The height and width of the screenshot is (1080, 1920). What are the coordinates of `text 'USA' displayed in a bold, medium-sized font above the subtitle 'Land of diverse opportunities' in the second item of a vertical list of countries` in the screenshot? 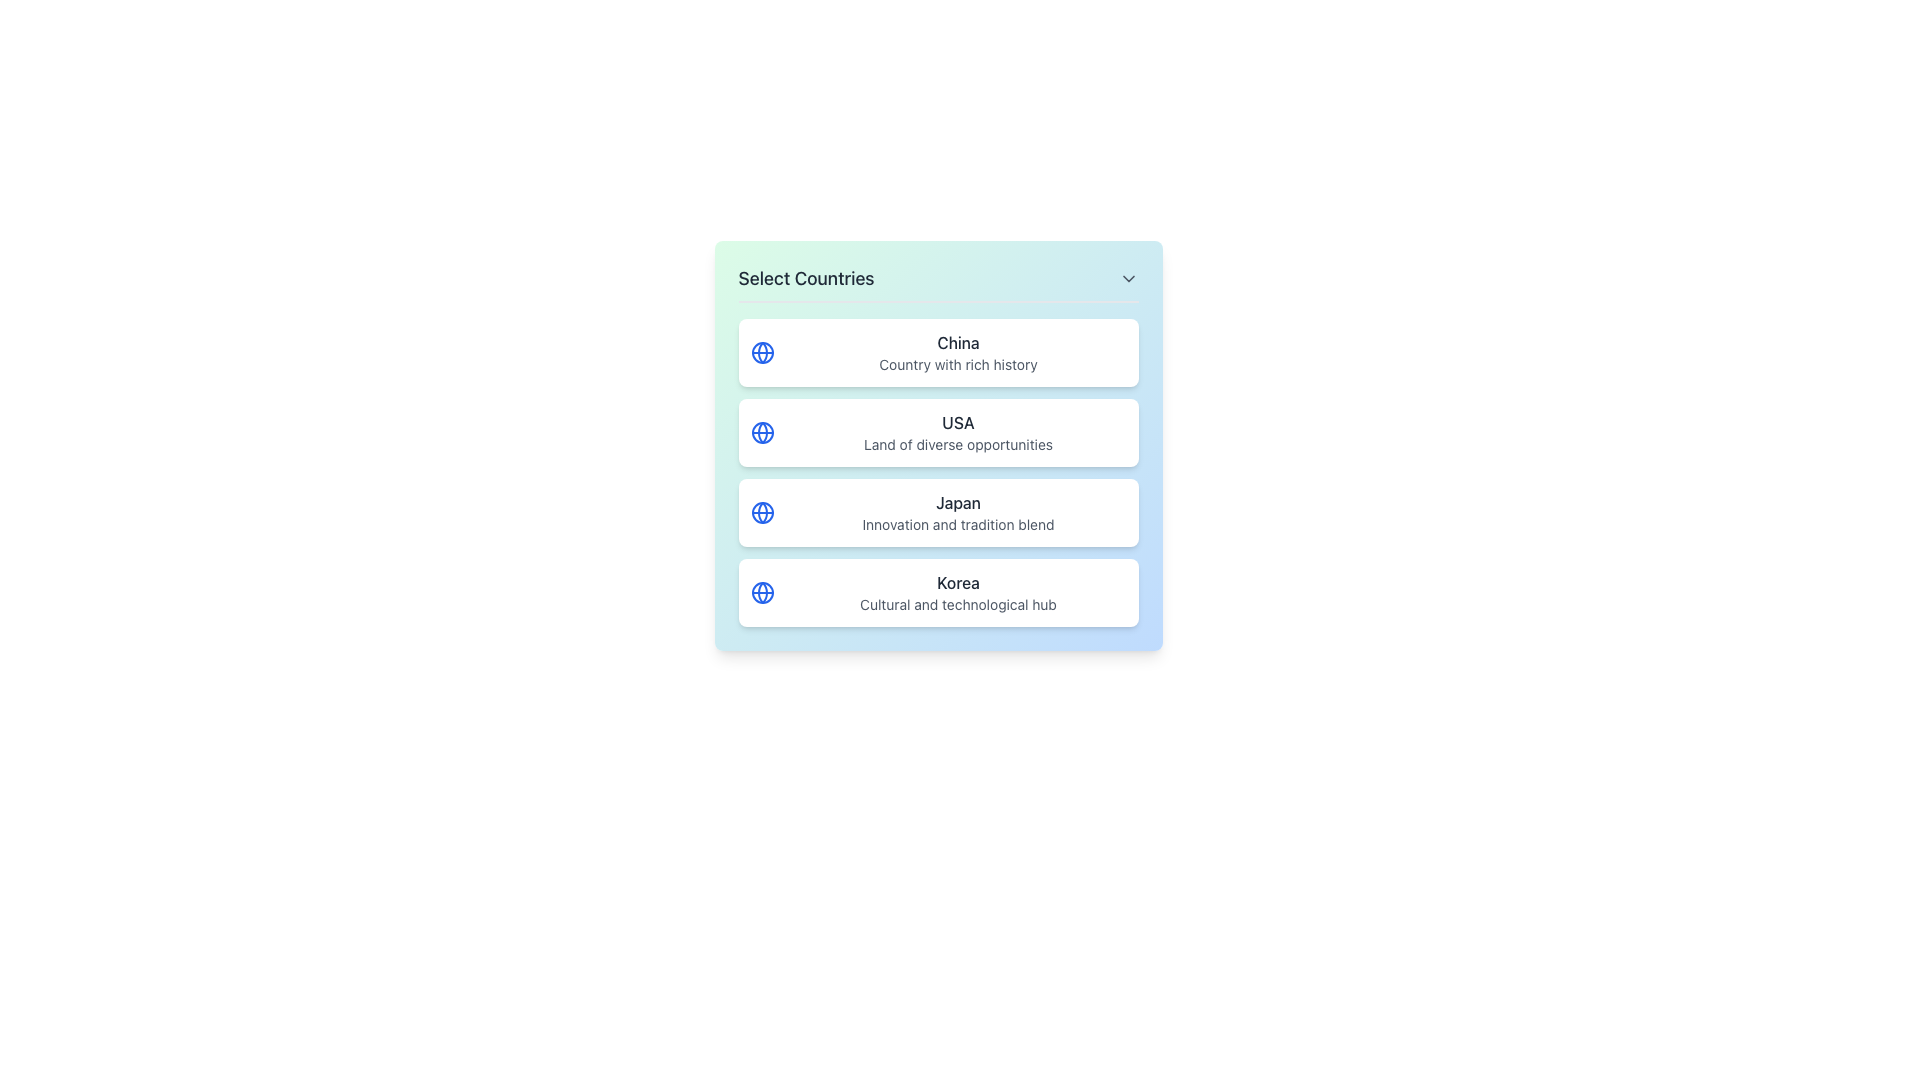 It's located at (957, 422).